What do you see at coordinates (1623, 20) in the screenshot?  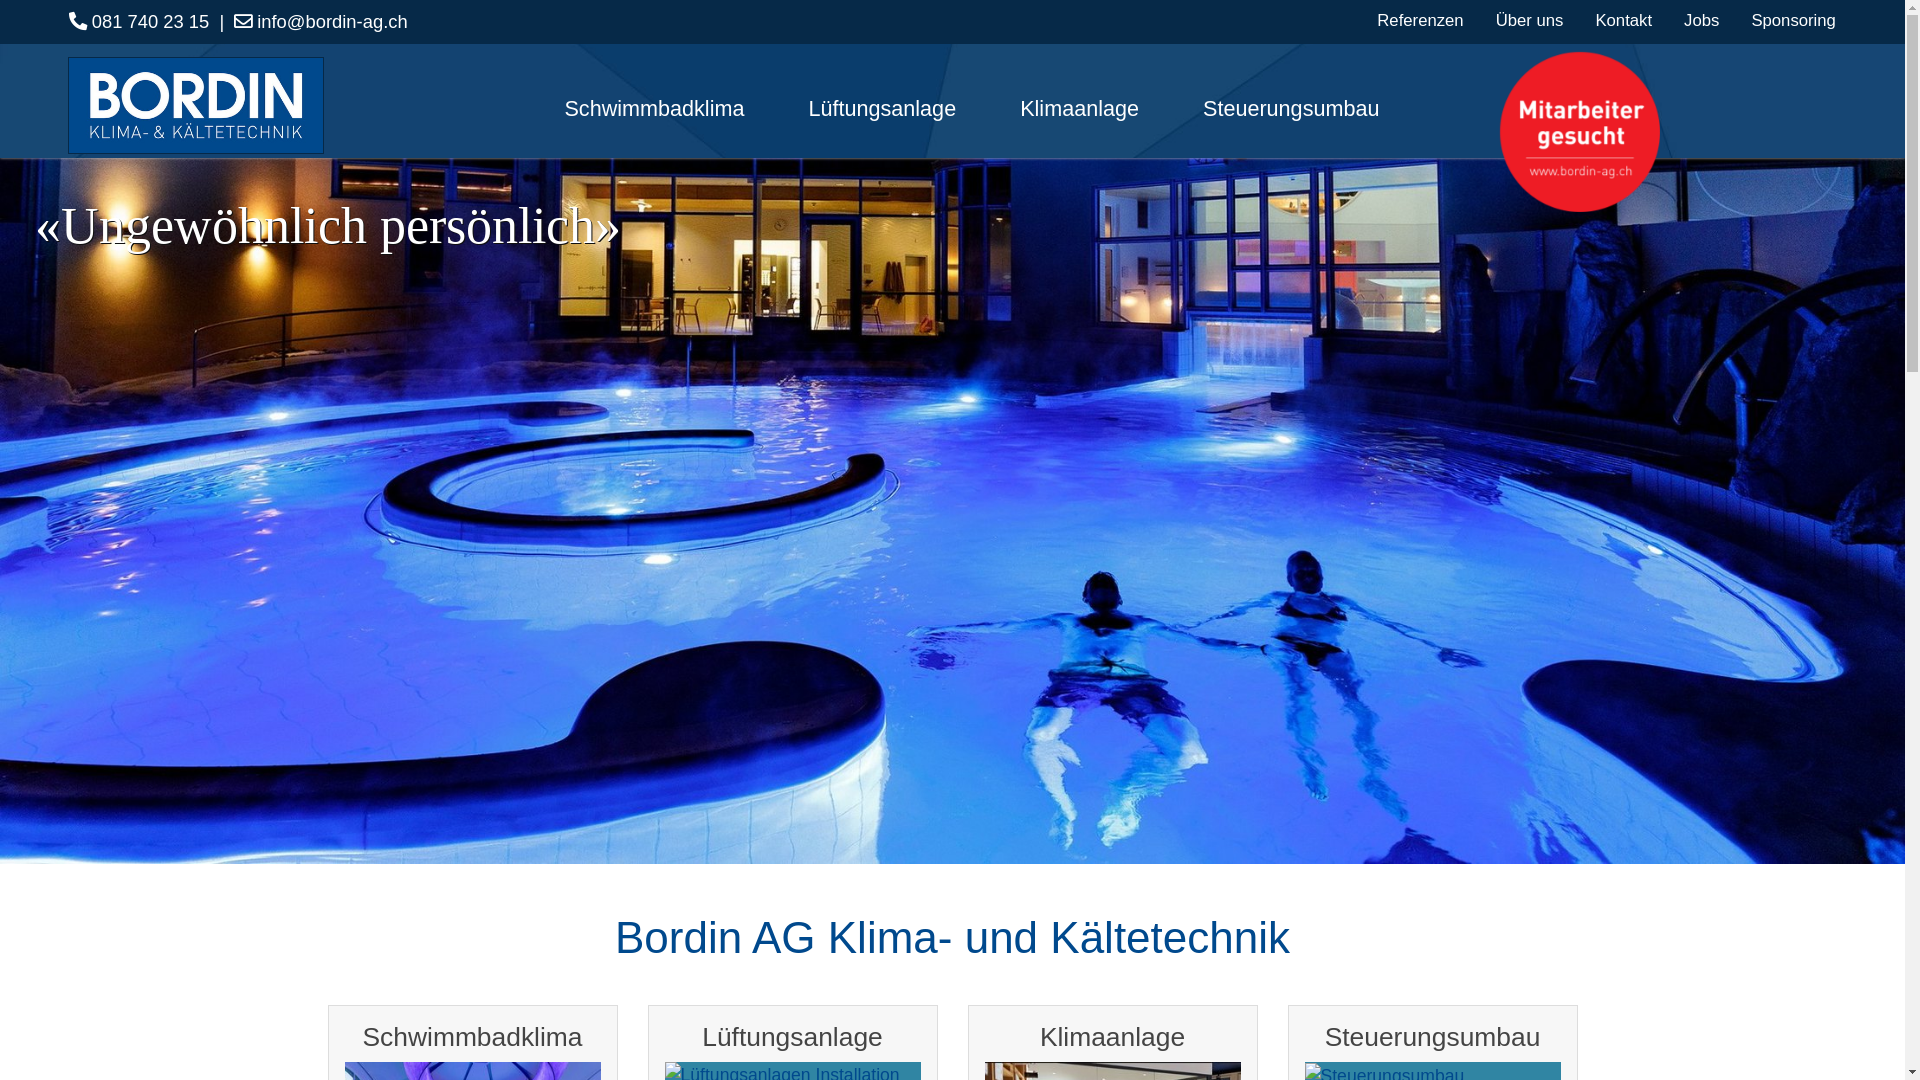 I see `'Kontakt'` at bounding box center [1623, 20].